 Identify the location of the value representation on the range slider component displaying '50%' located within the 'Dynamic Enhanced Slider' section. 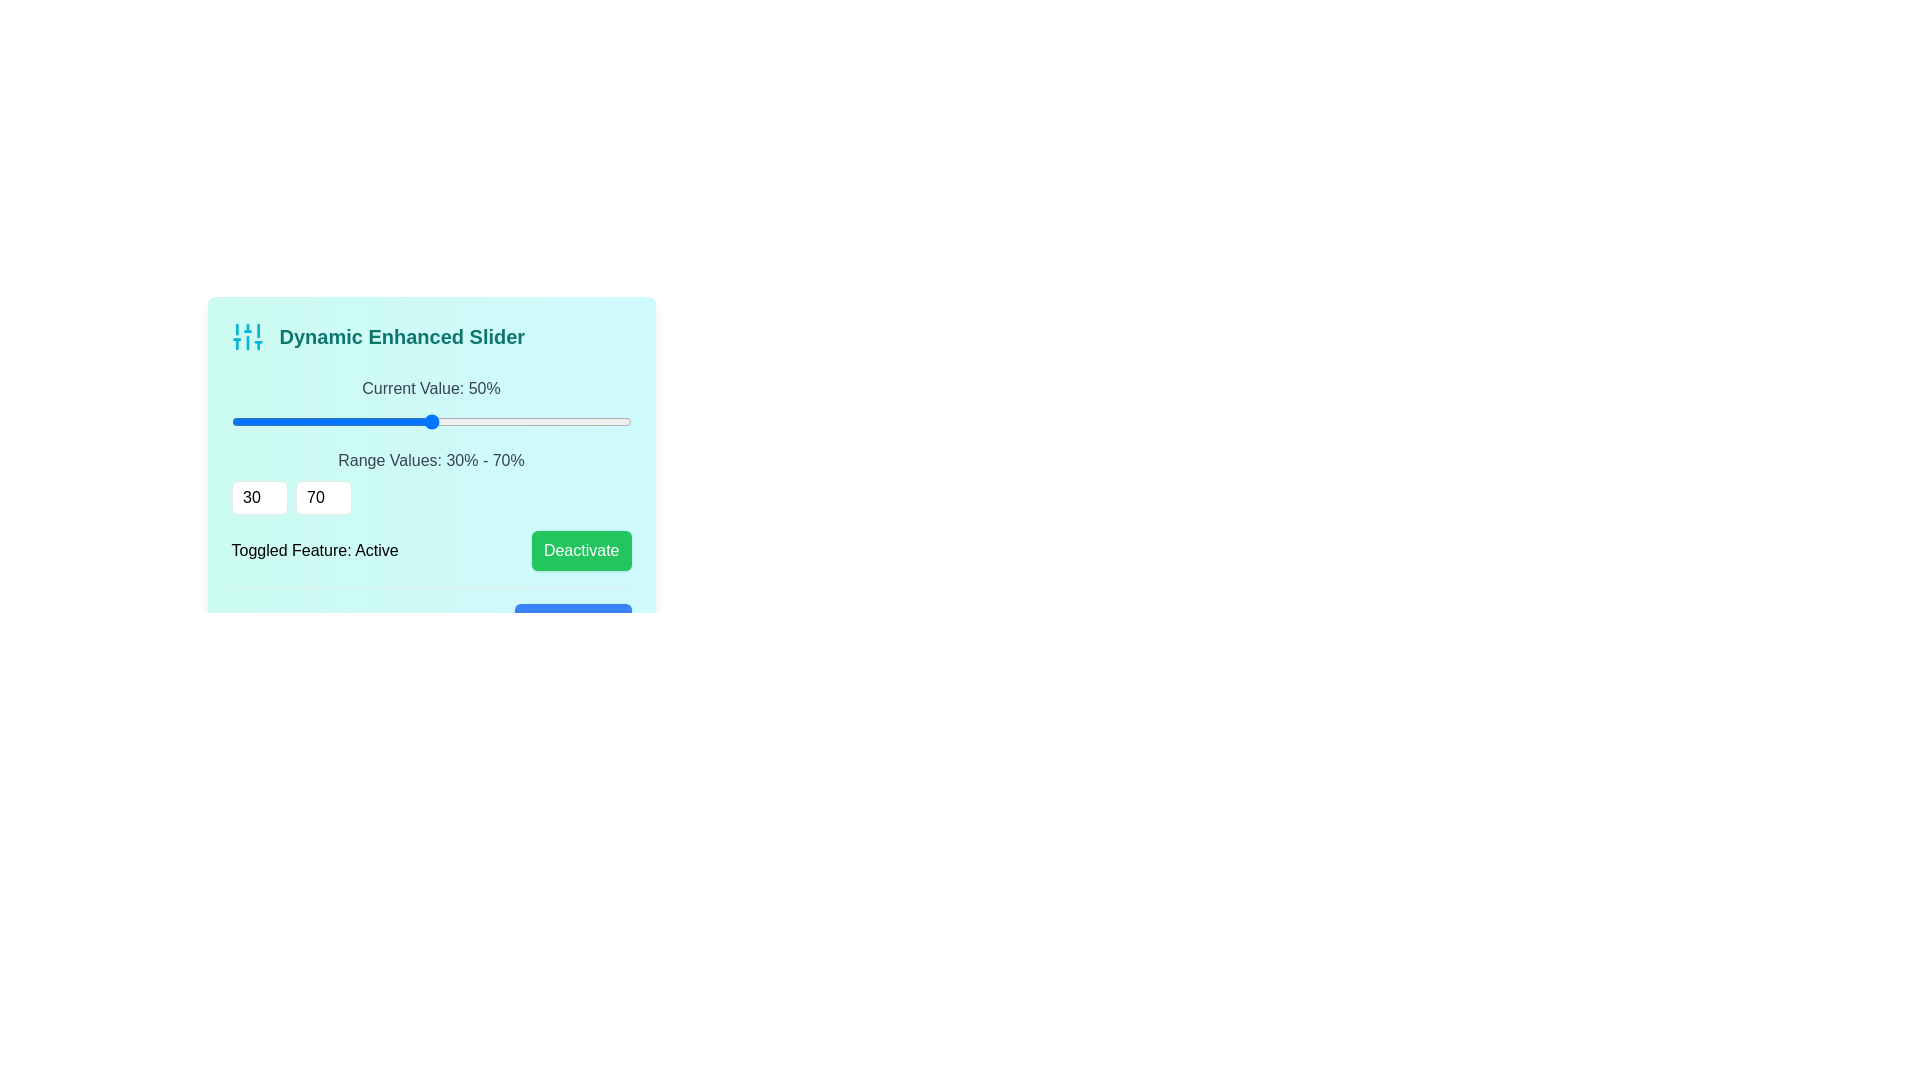
(430, 405).